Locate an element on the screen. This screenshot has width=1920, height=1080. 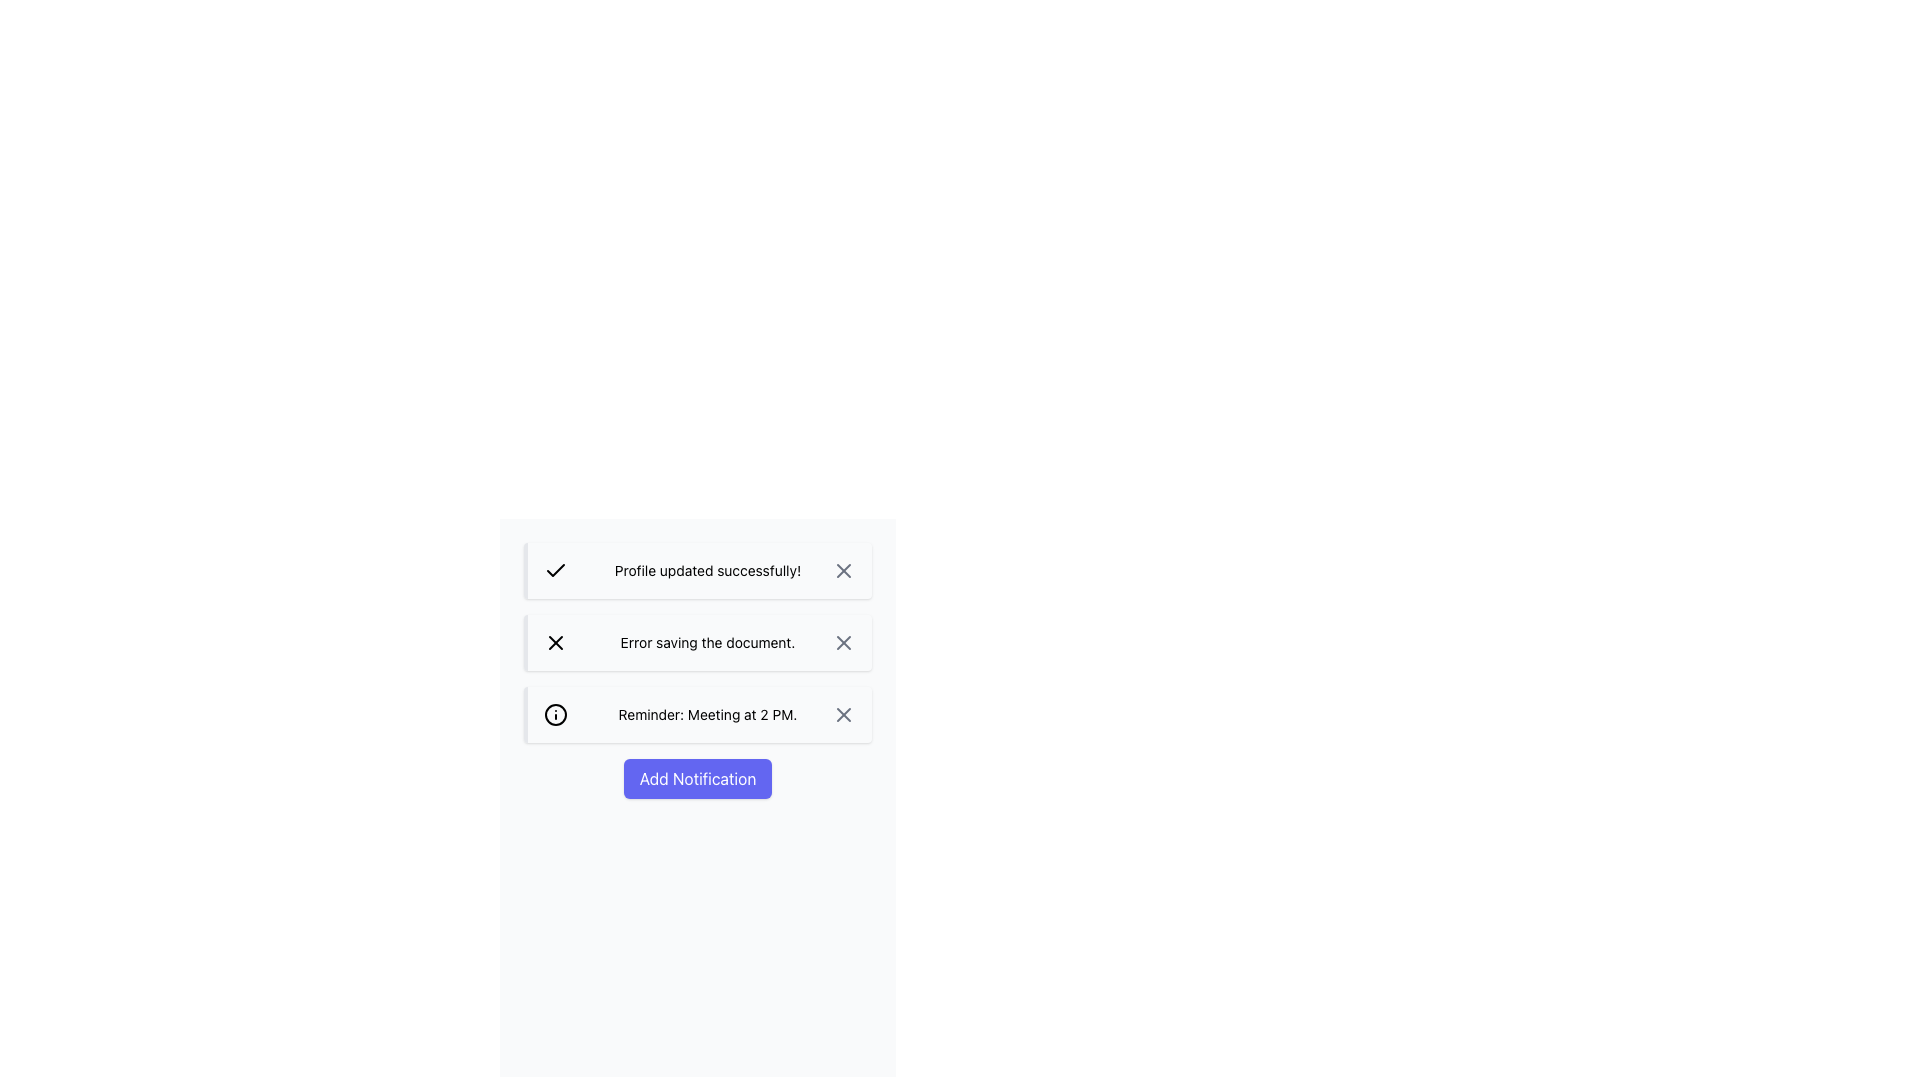
the central graphical icon of the 'close' button in the notification labeled 'Reminder: Meeting at 2 PM' is located at coordinates (844, 713).